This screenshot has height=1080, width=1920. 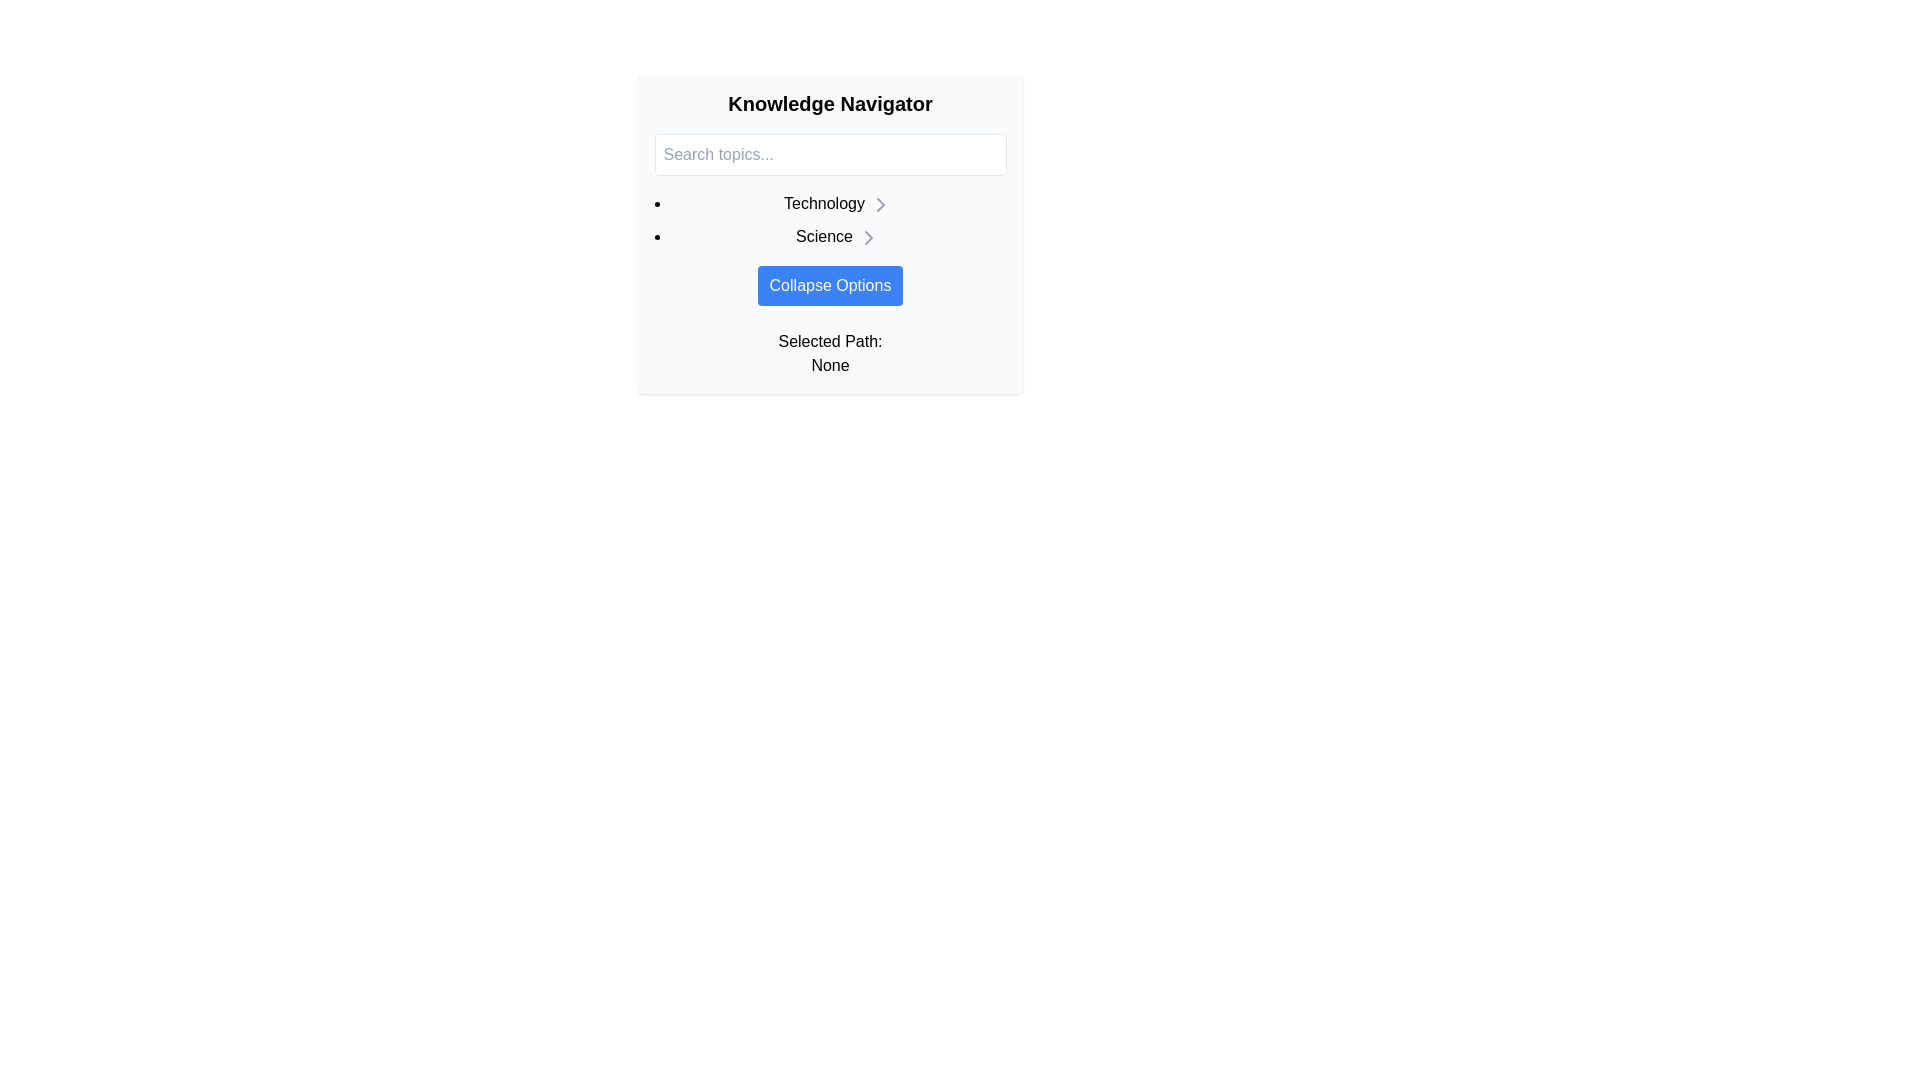 I want to click on the clickable text link with an icon that navigates to the 'Science' section of the application, so click(x=838, y=236).